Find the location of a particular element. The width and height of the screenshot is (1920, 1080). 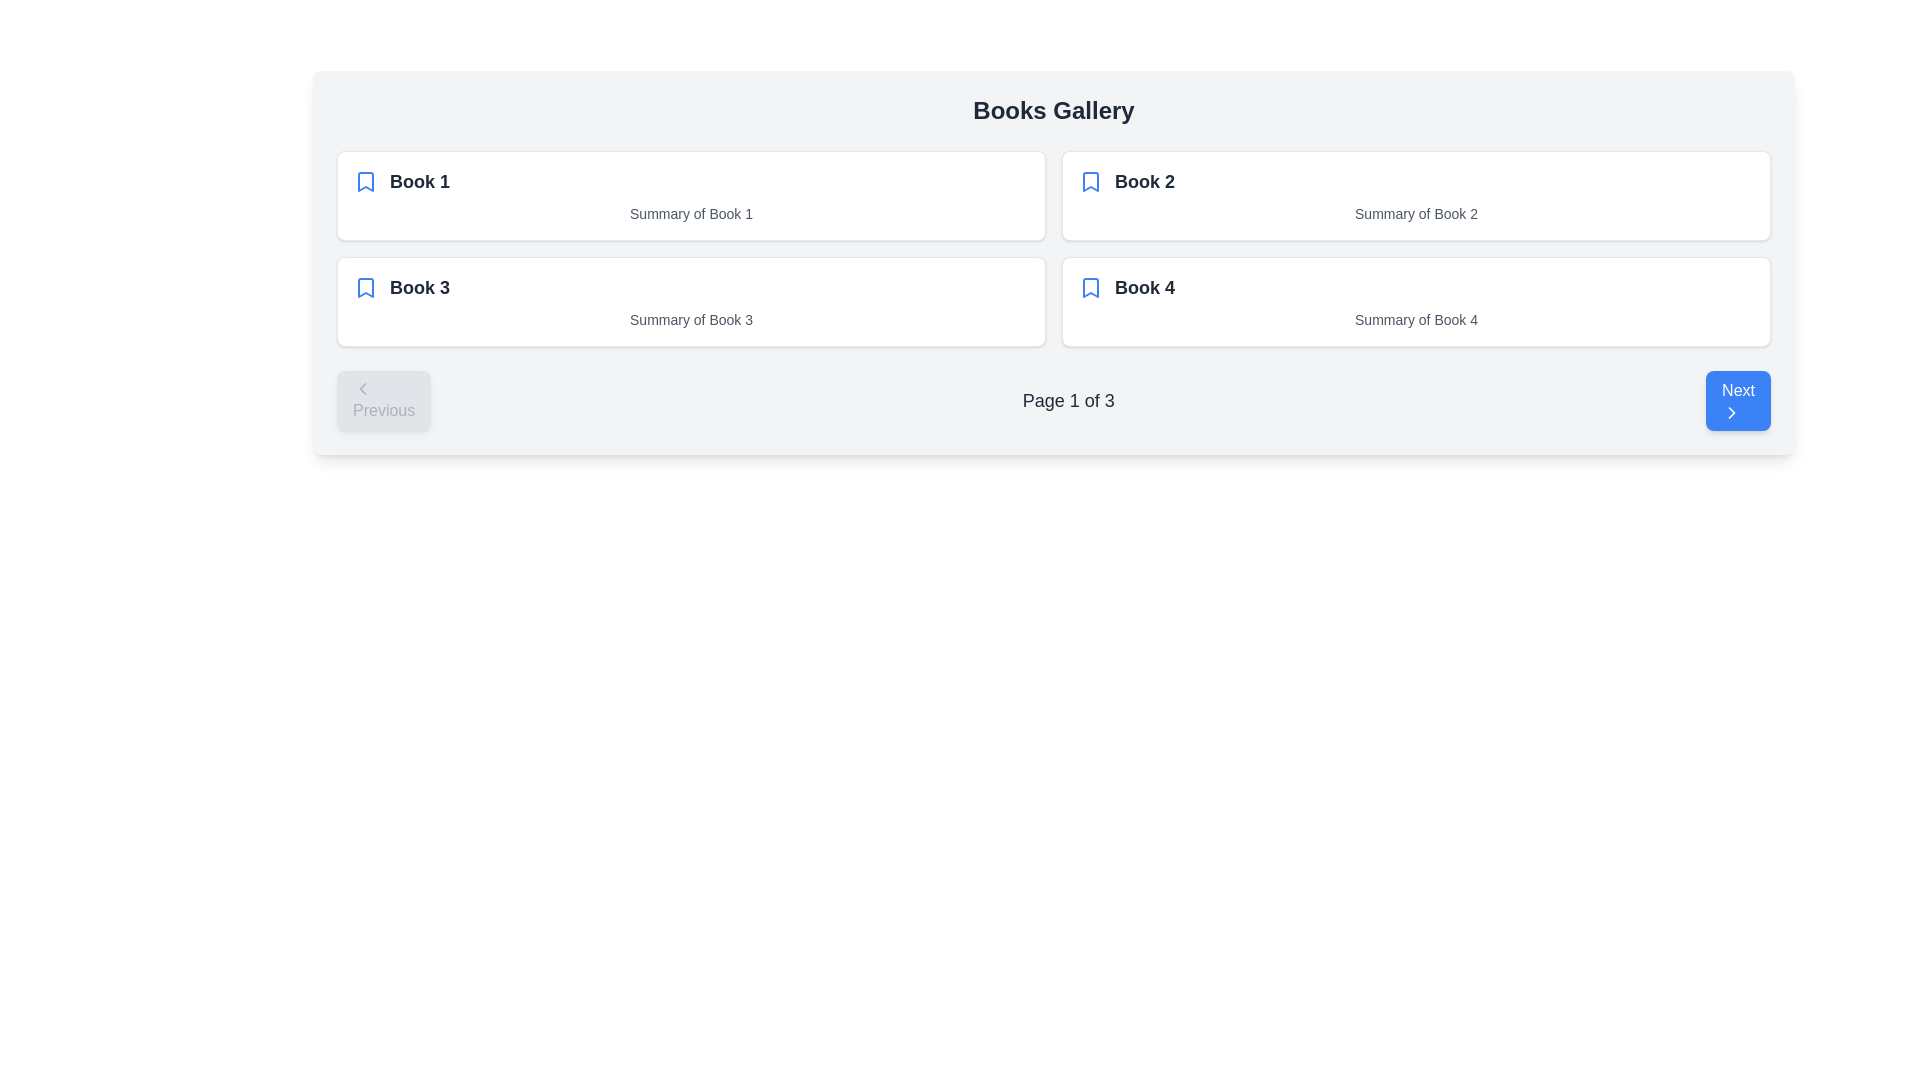

the text label displaying 'Book 1', which is styled with bold and larger font, dark gray color, and positioned next to a blue bookmark icon is located at coordinates (419, 181).